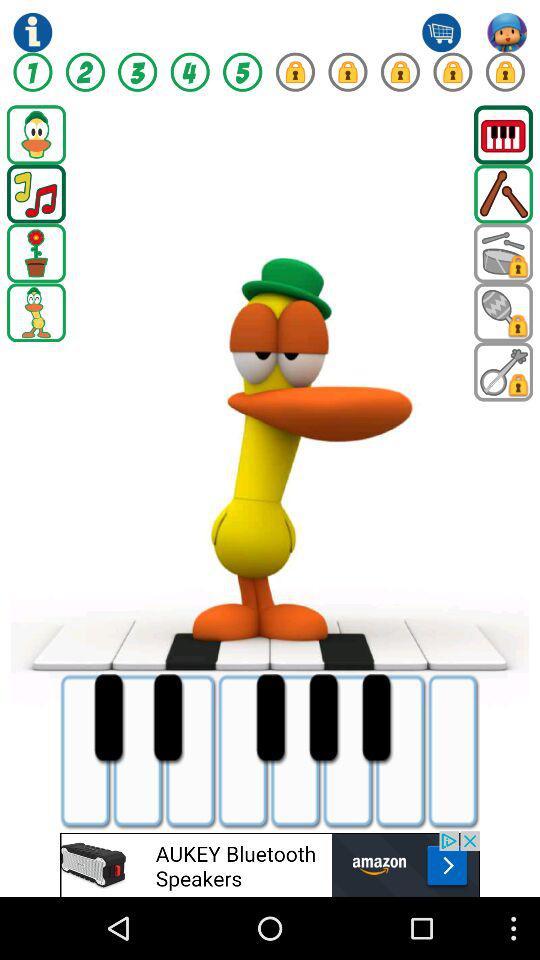  I want to click on the cart icon, so click(441, 34).